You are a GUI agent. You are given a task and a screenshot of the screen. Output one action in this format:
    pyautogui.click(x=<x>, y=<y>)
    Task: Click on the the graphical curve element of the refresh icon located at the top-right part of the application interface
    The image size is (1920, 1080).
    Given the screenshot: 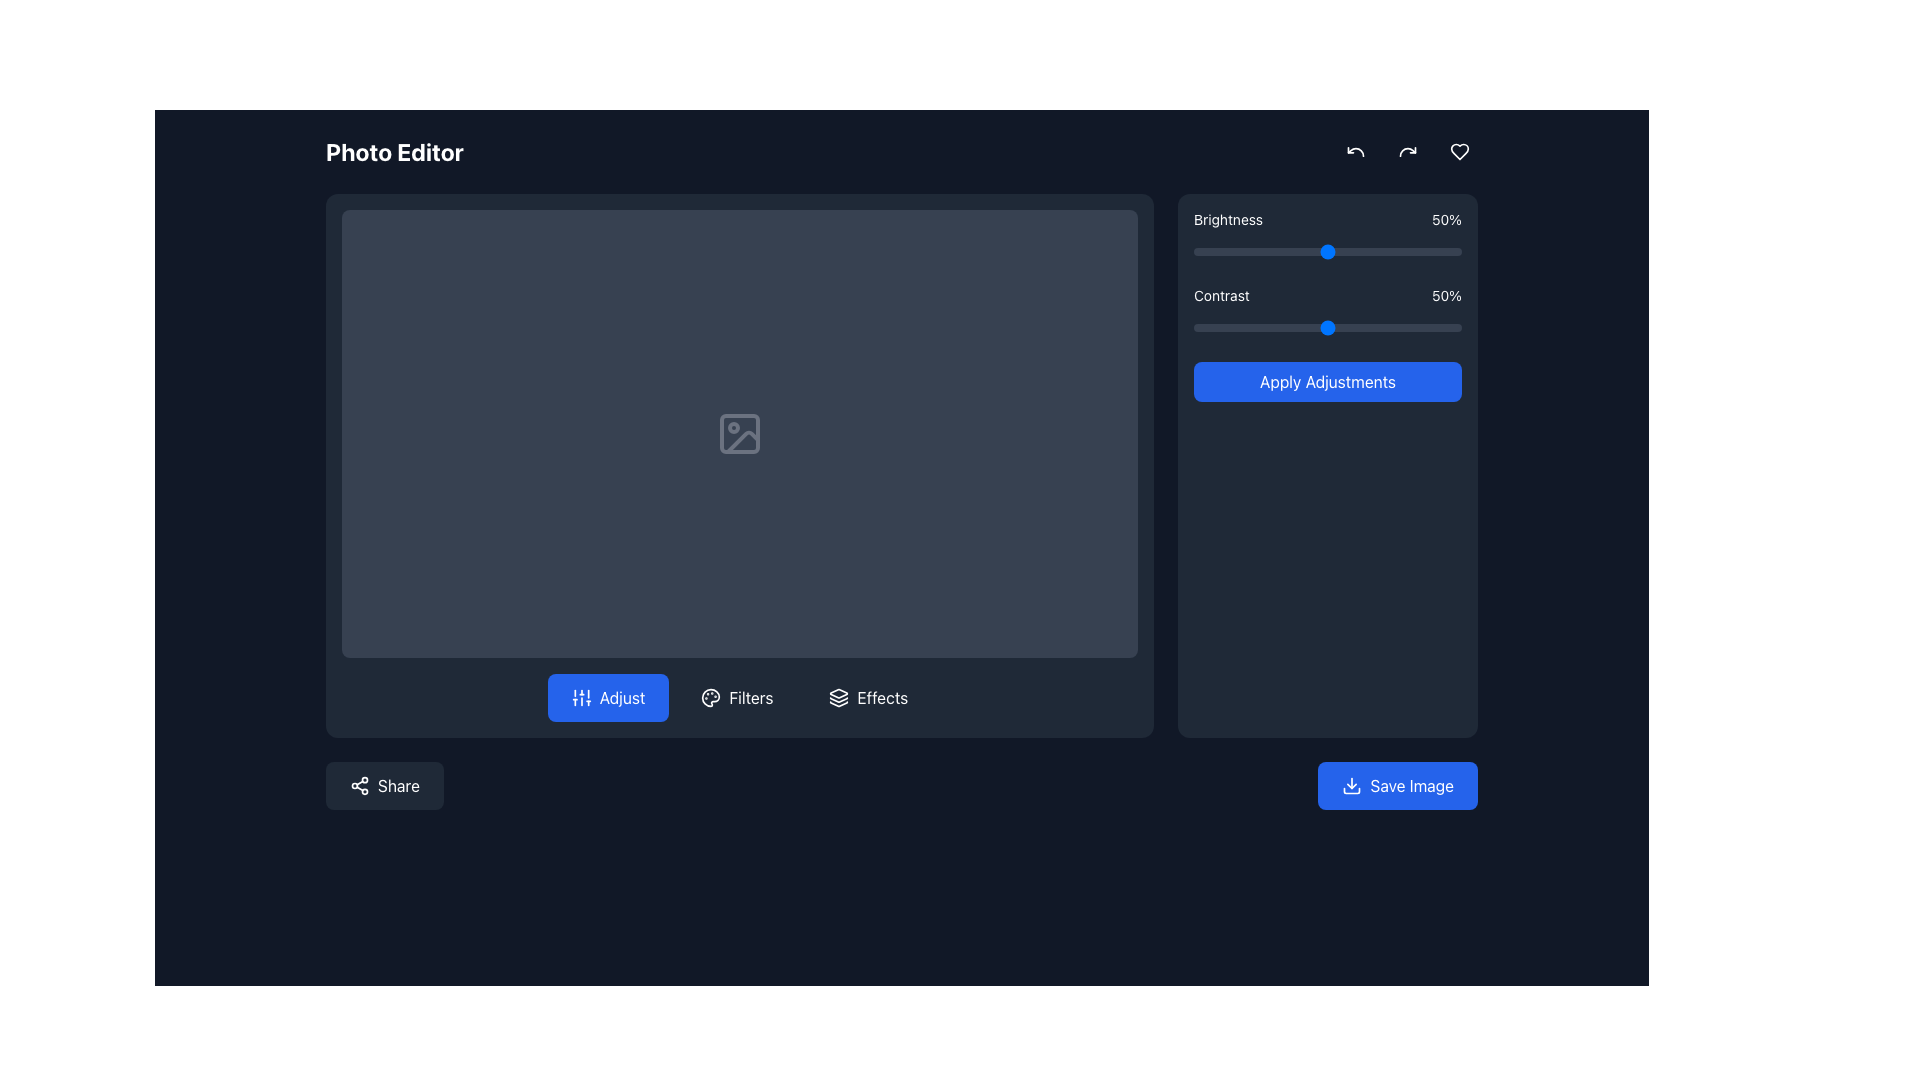 What is the action you would take?
    pyautogui.click(x=1406, y=150)
    